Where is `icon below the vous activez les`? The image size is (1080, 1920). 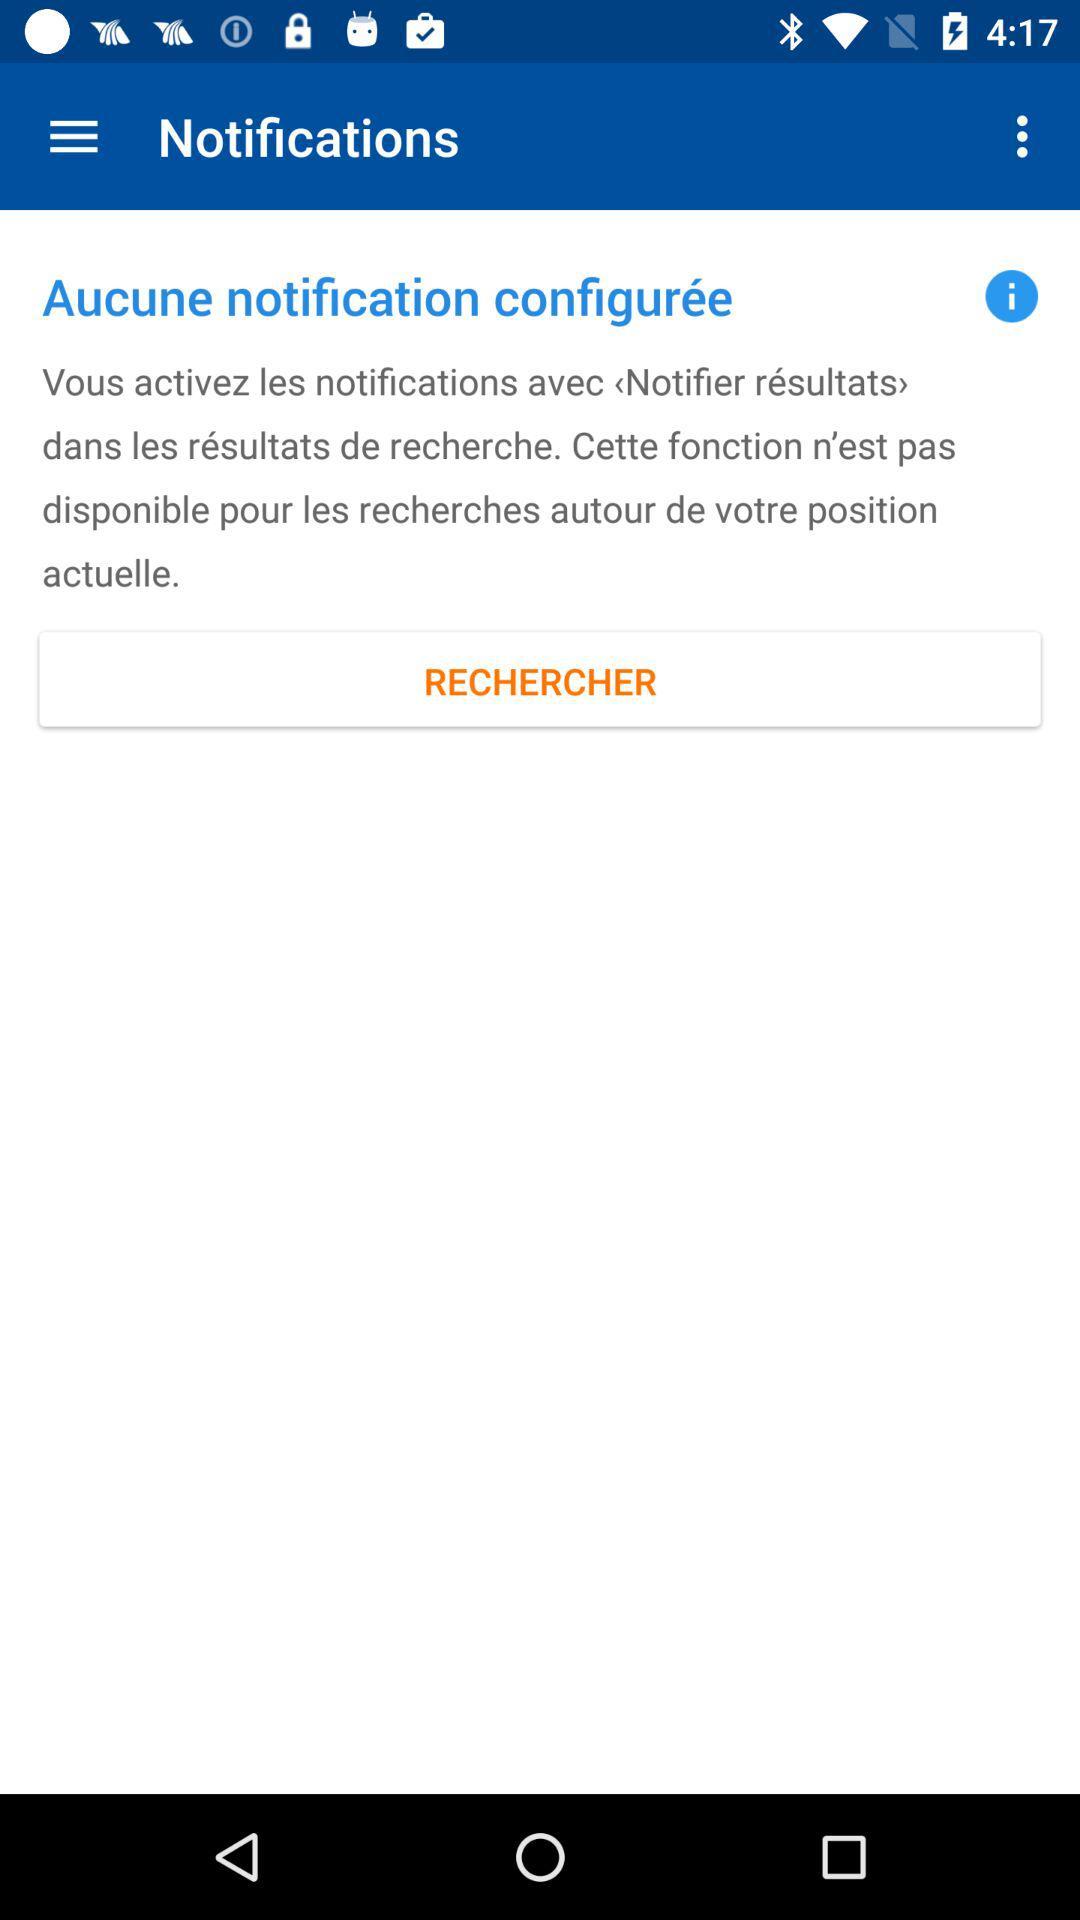
icon below the vous activez les is located at coordinates (540, 681).